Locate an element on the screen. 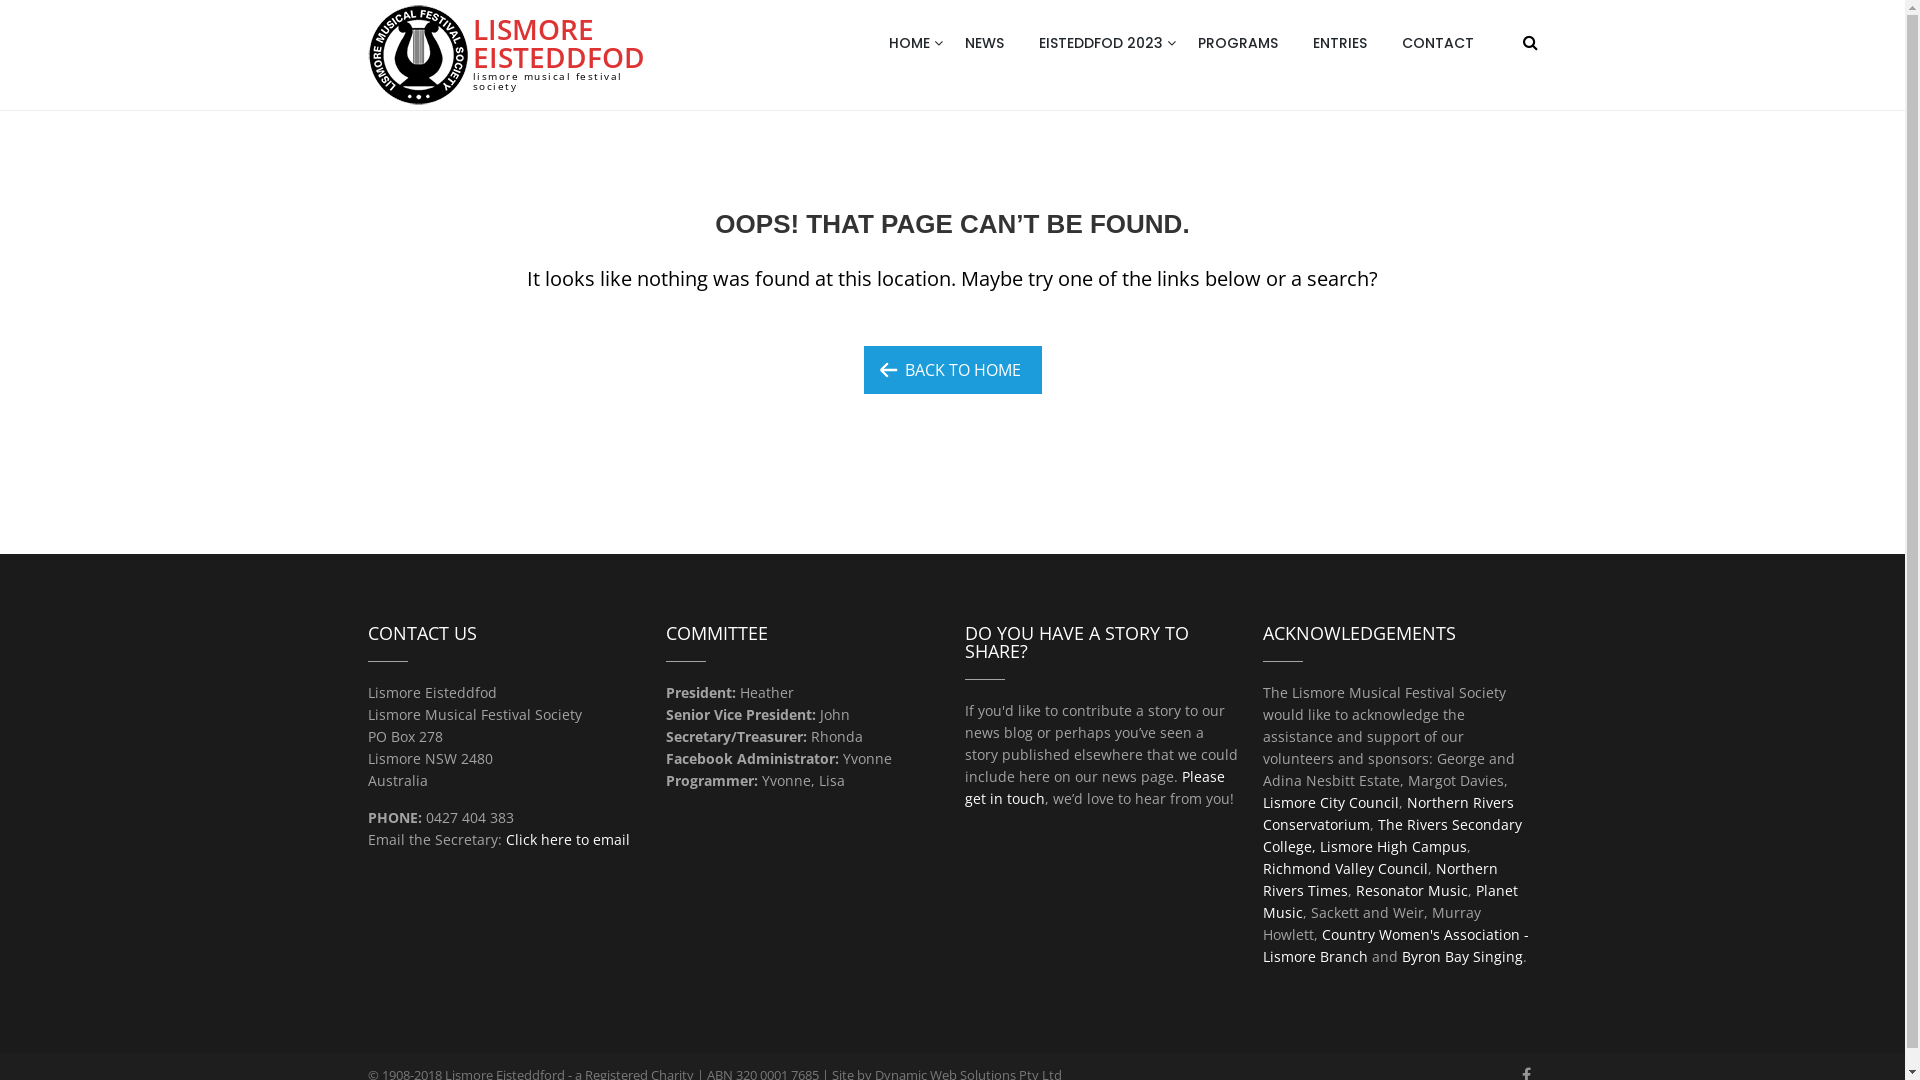 This screenshot has height=1080, width=1920. 'HOME' is located at coordinates (919, 42).